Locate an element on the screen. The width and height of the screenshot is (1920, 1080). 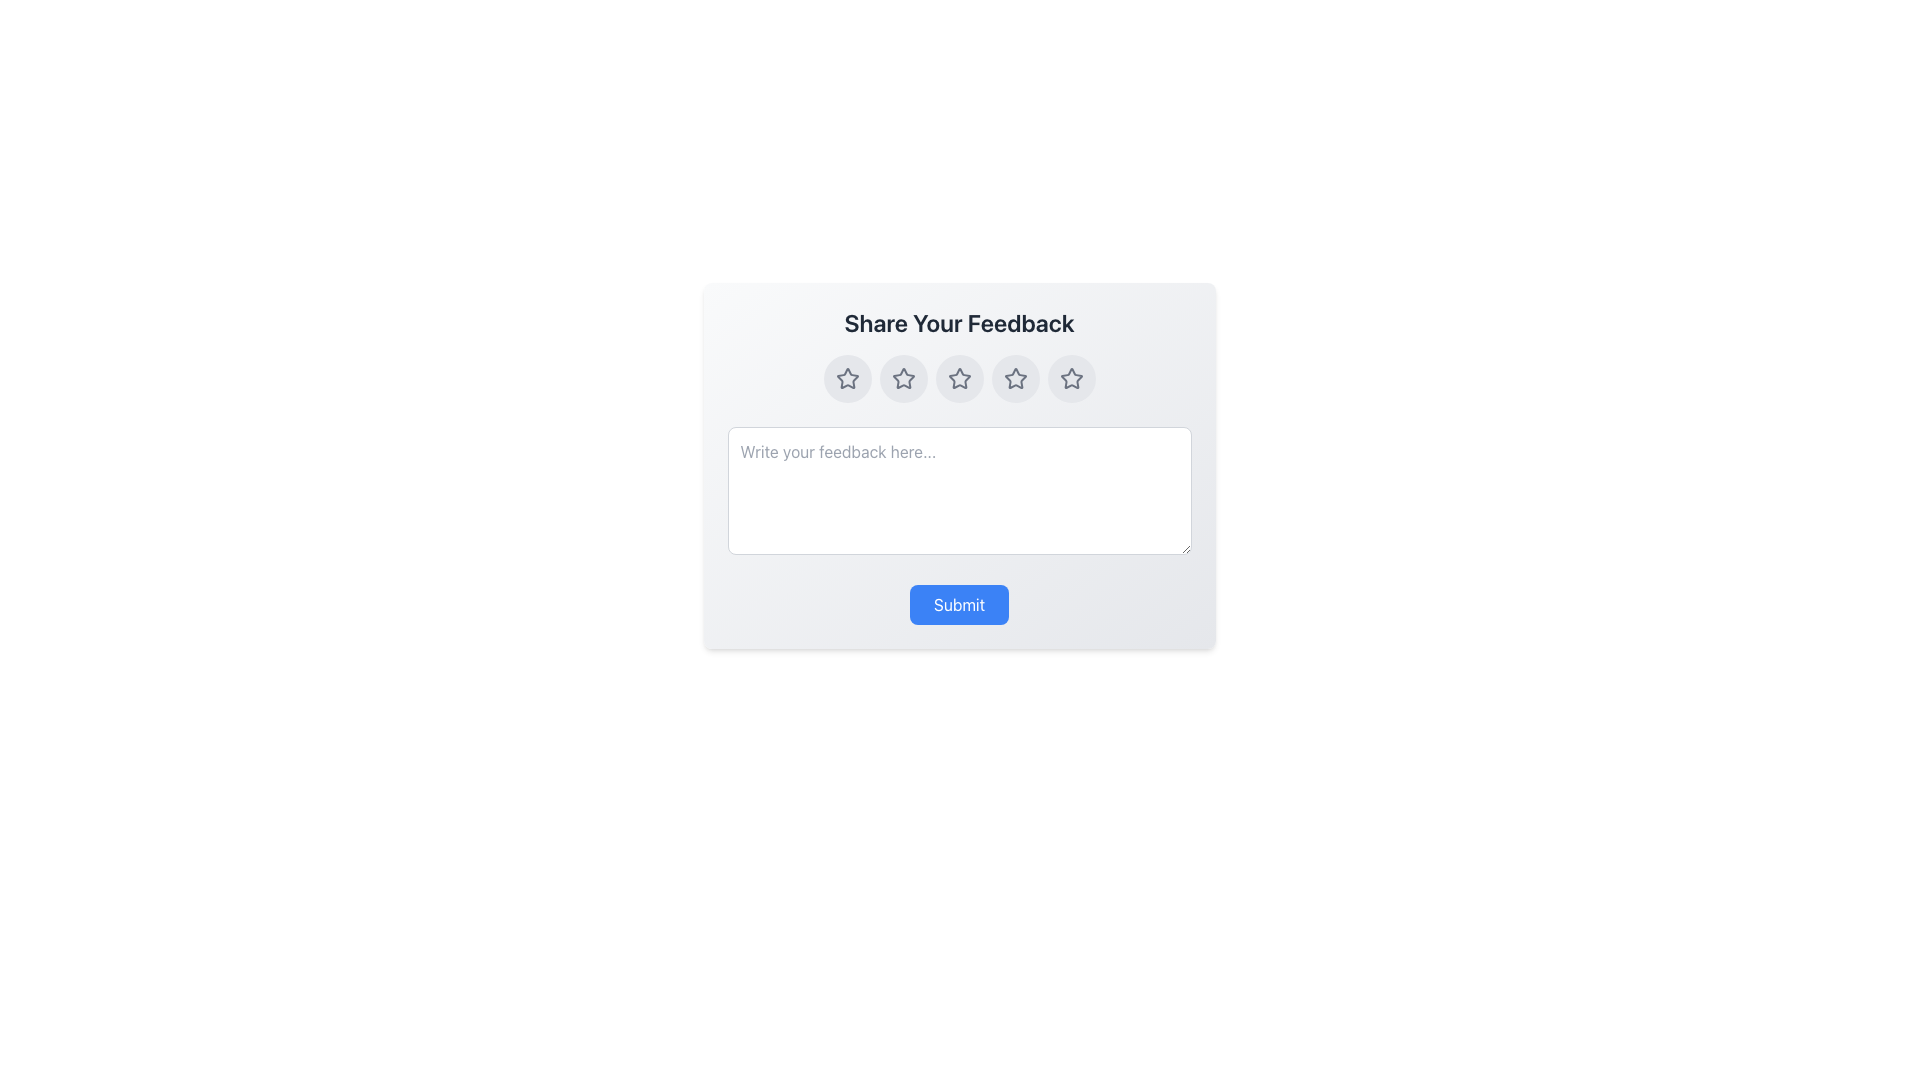
the second star-shaped icon in the rating functionality, which is outlined in light gray is located at coordinates (902, 378).